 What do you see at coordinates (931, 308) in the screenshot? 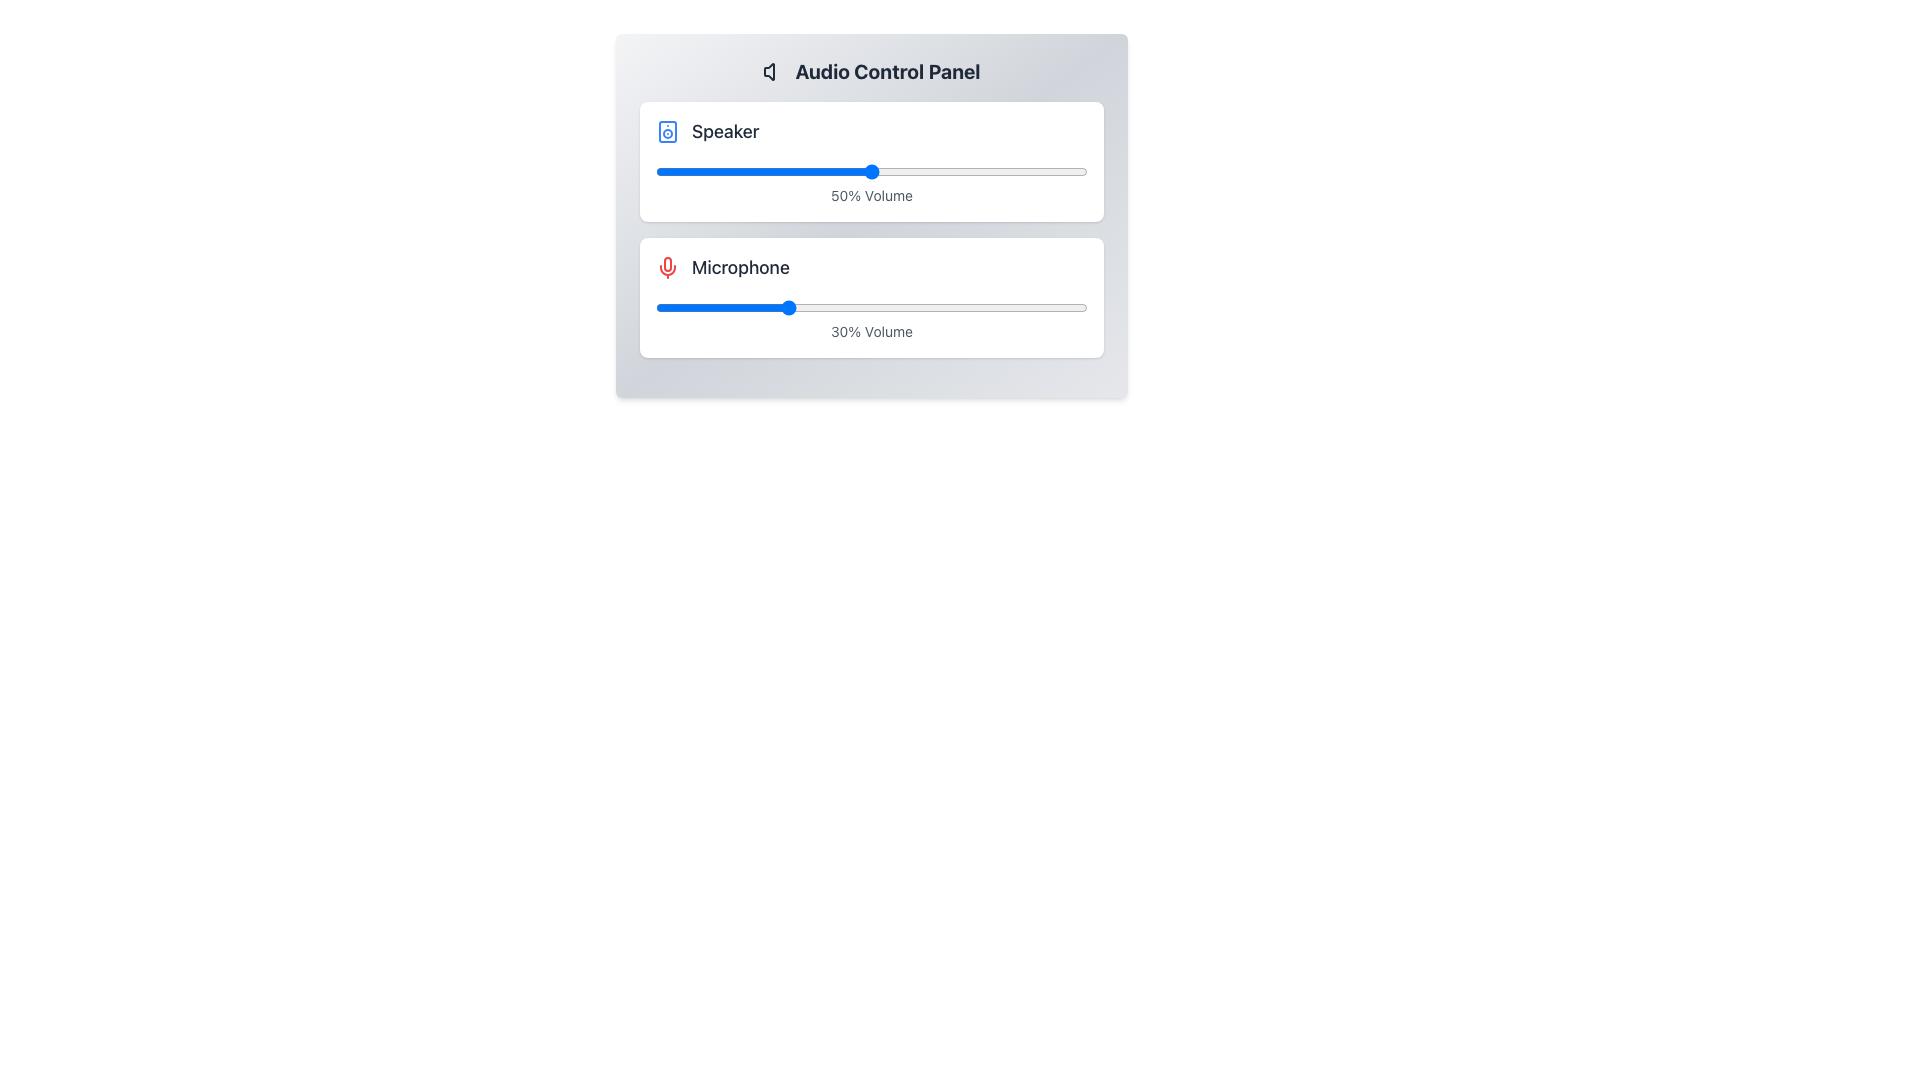
I see `the microphone volume` at bounding box center [931, 308].